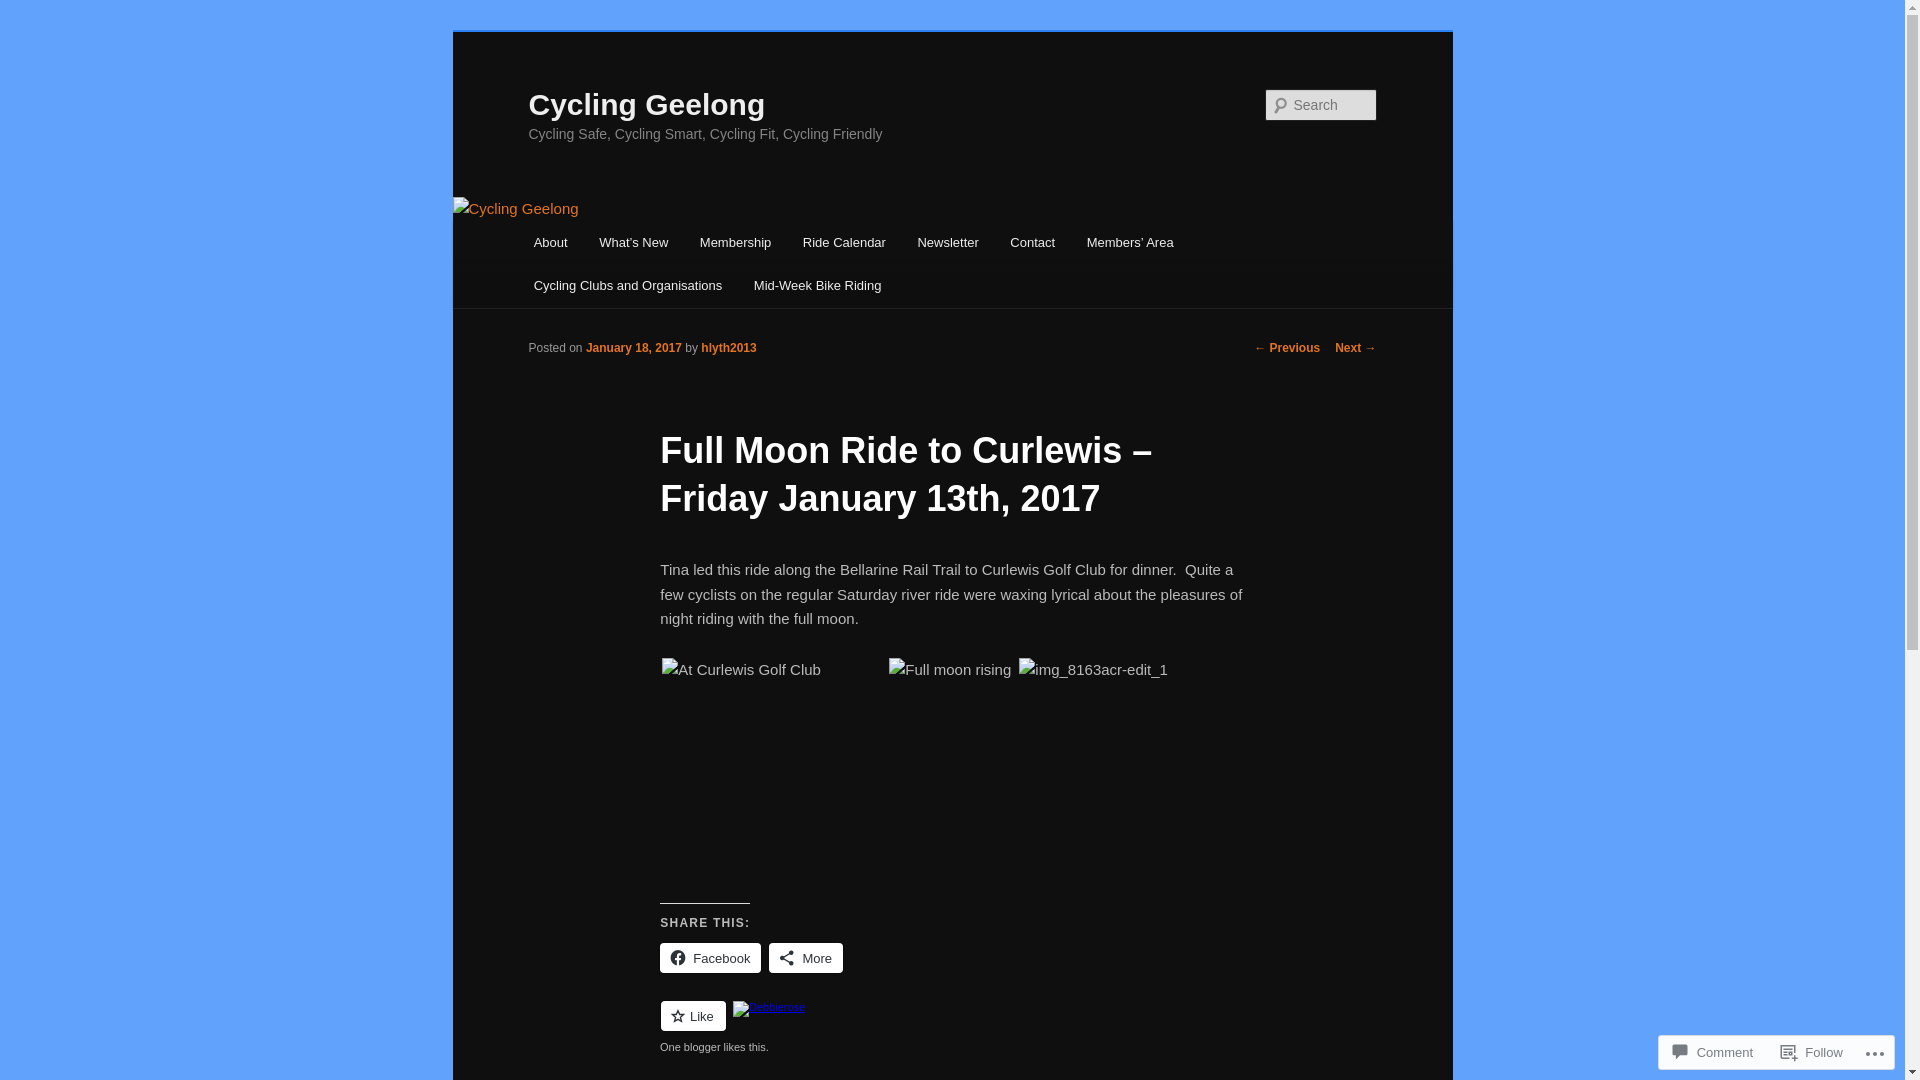  What do you see at coordinates (1812, 1051) in the screenshot?
I see `'Follow'` at bounding box center [1812, 1051].